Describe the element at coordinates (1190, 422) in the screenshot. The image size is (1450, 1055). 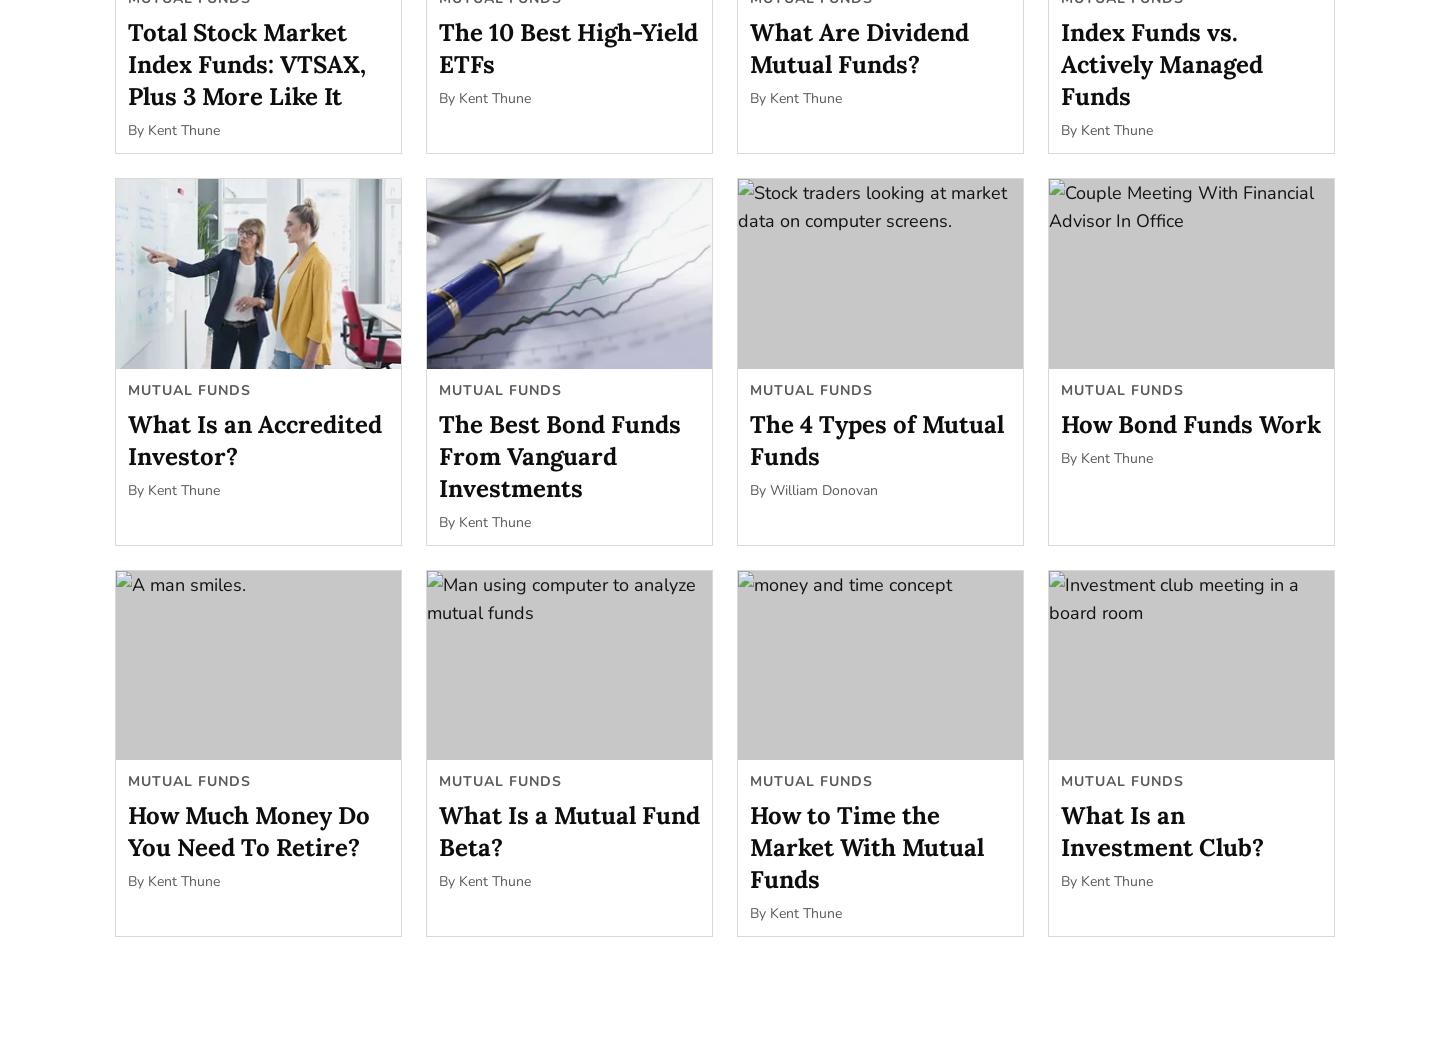
I see `'How Bond Funds Work'` at that location.